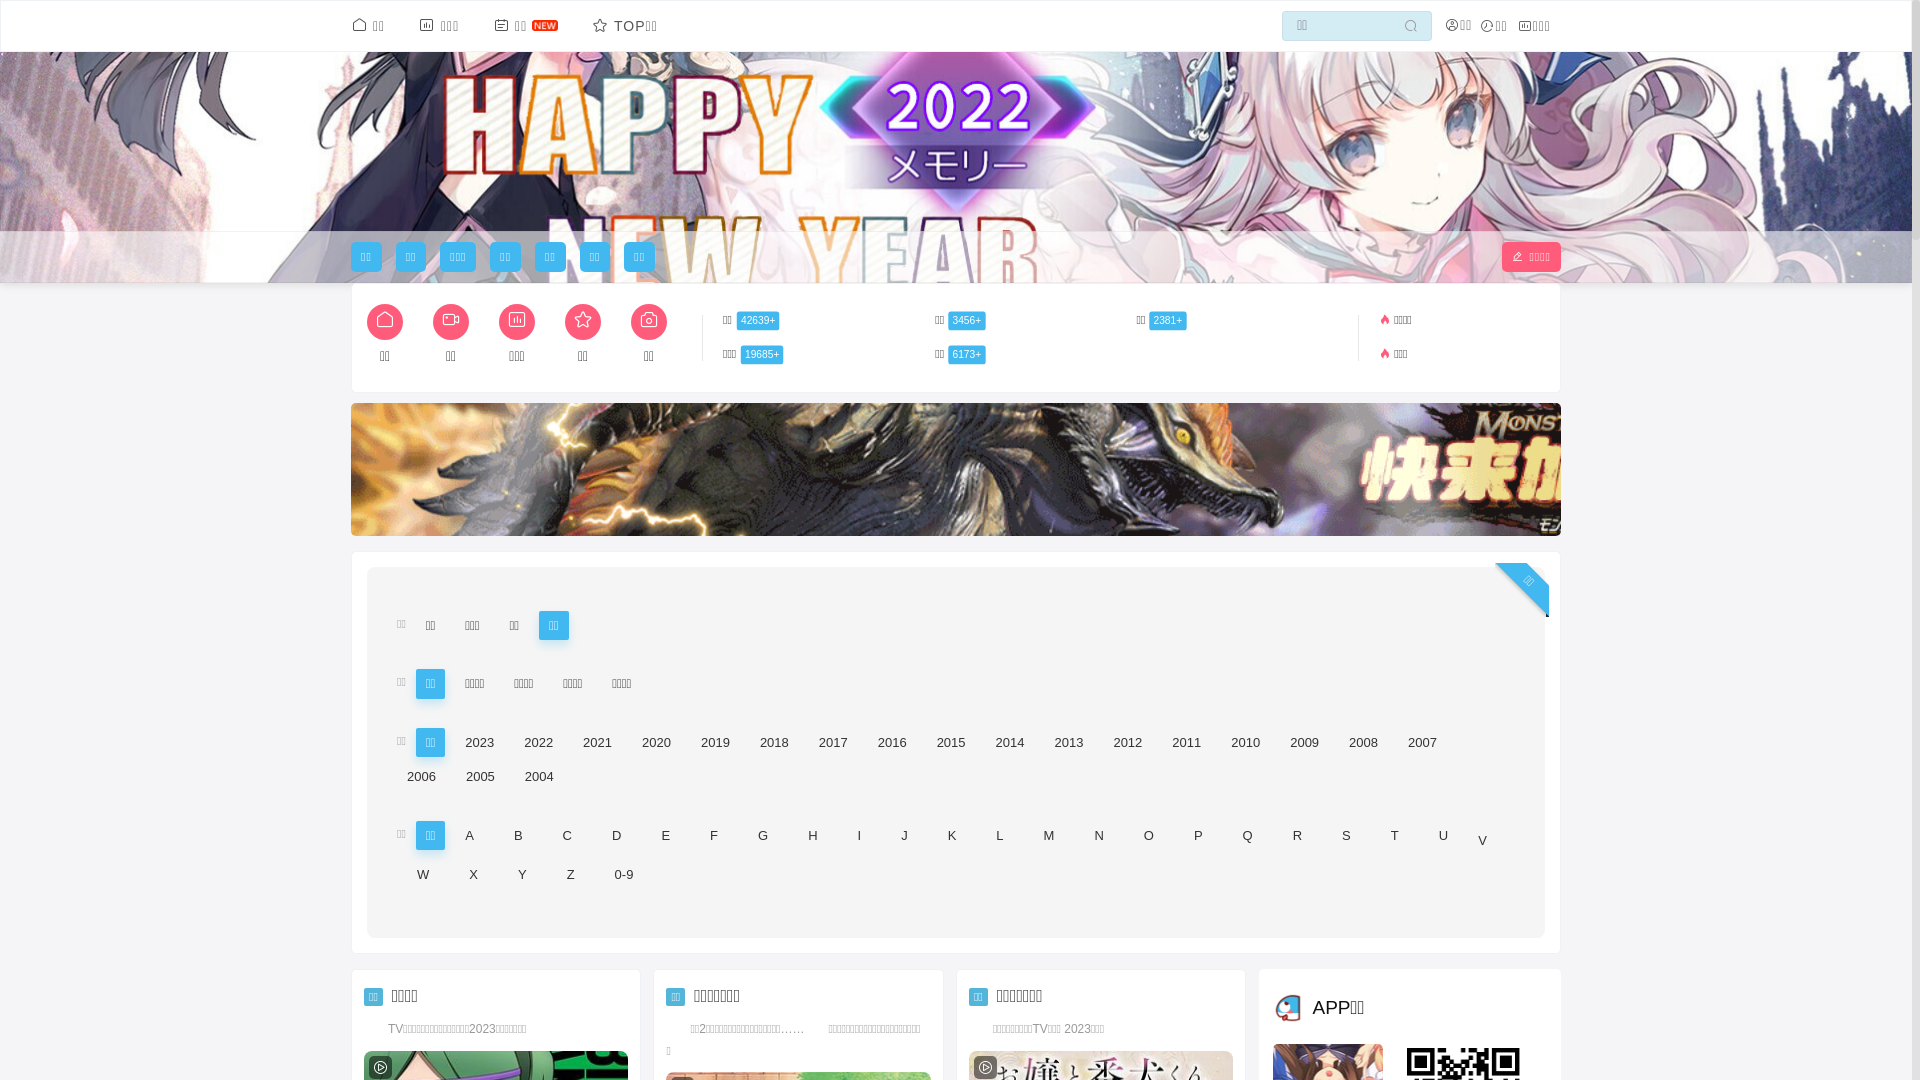  Describe the element at coordinates (1247, 835) in the screenshot. I see `'Q'` at that location.